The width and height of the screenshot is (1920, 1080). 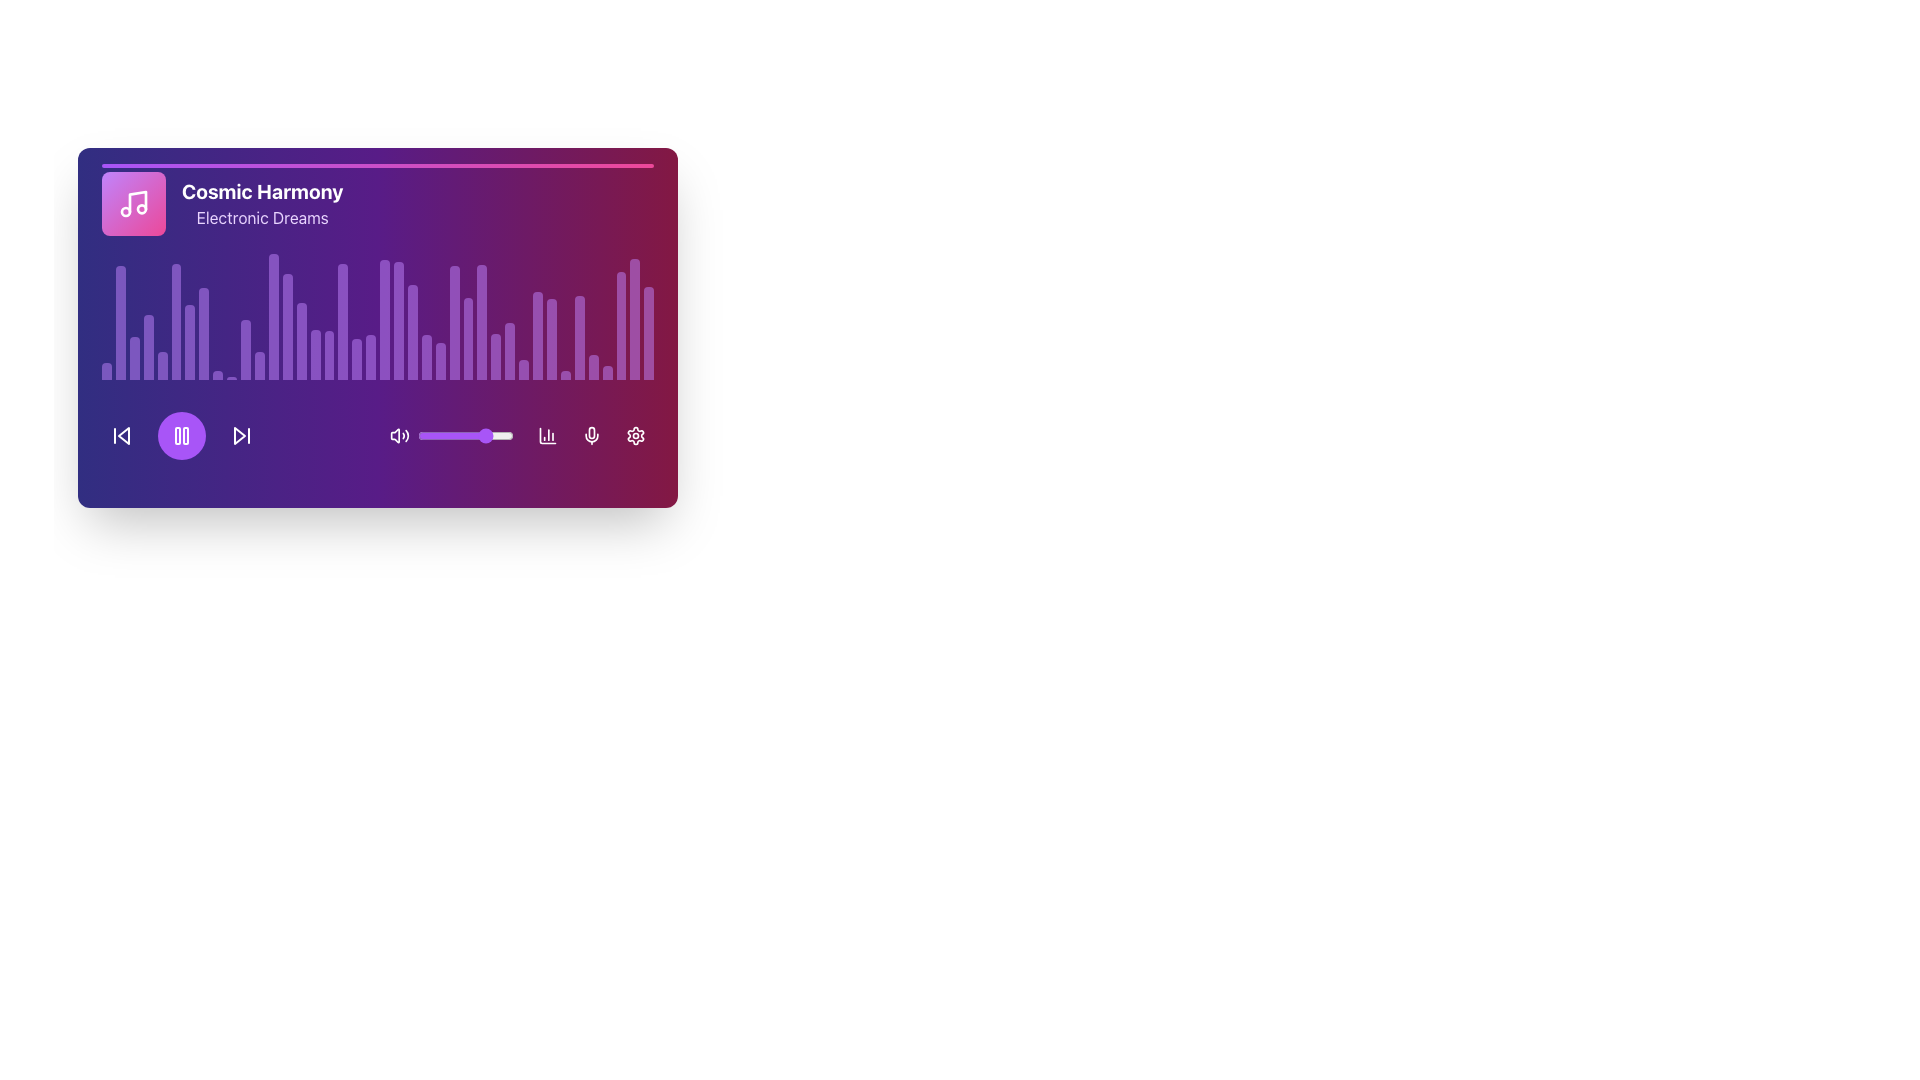 What do you see at coordinates (578, 336) in the screenshot?
I see `the 36th graphical bar in a sequence of 48 bars, which visually represents audio activity, located towards the right side of the group` at bounding box center [578, 336].